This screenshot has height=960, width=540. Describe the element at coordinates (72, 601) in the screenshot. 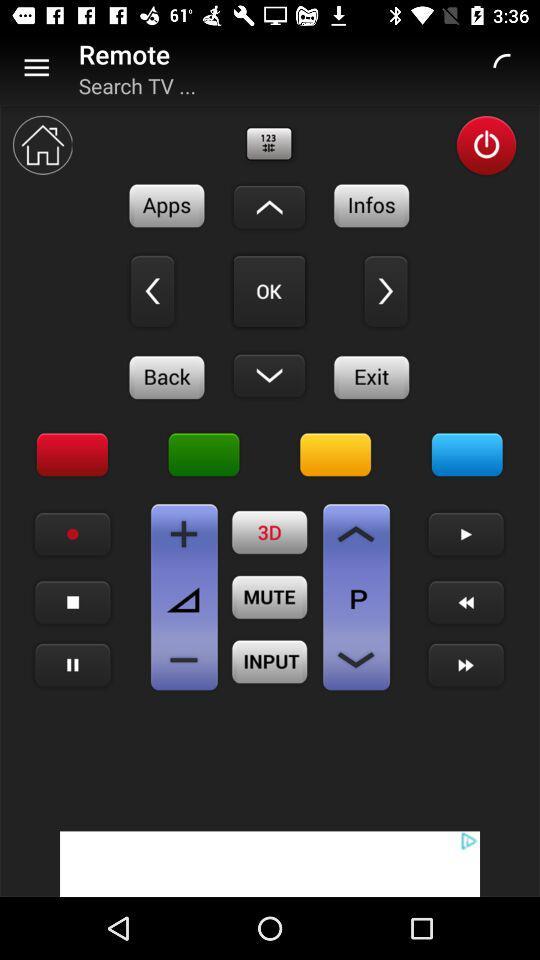

I see `menu bar` at that location.